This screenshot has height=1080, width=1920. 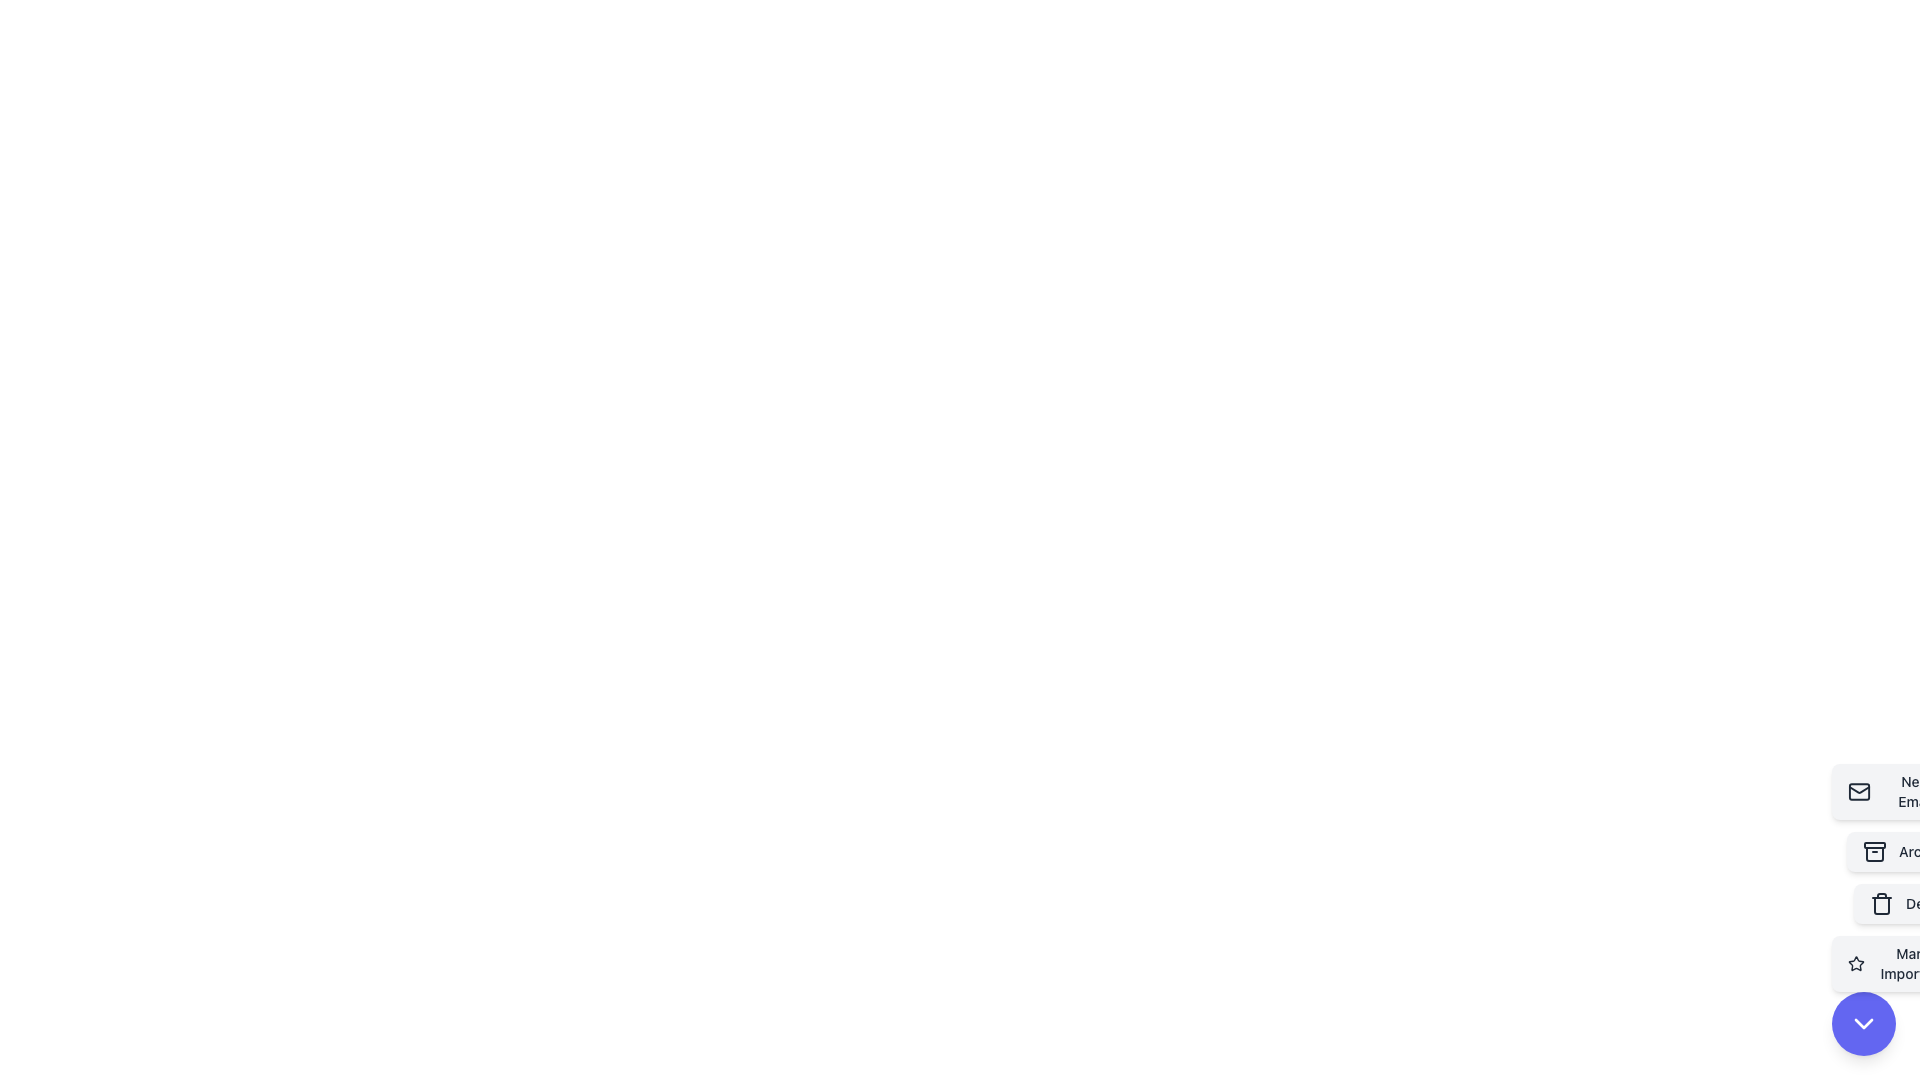 What do you see at coordinates (1880, 903) in the screenshot?
I see `the trash can icon on the left side of the 'Delete' button` at bounding box center [1880, 903].